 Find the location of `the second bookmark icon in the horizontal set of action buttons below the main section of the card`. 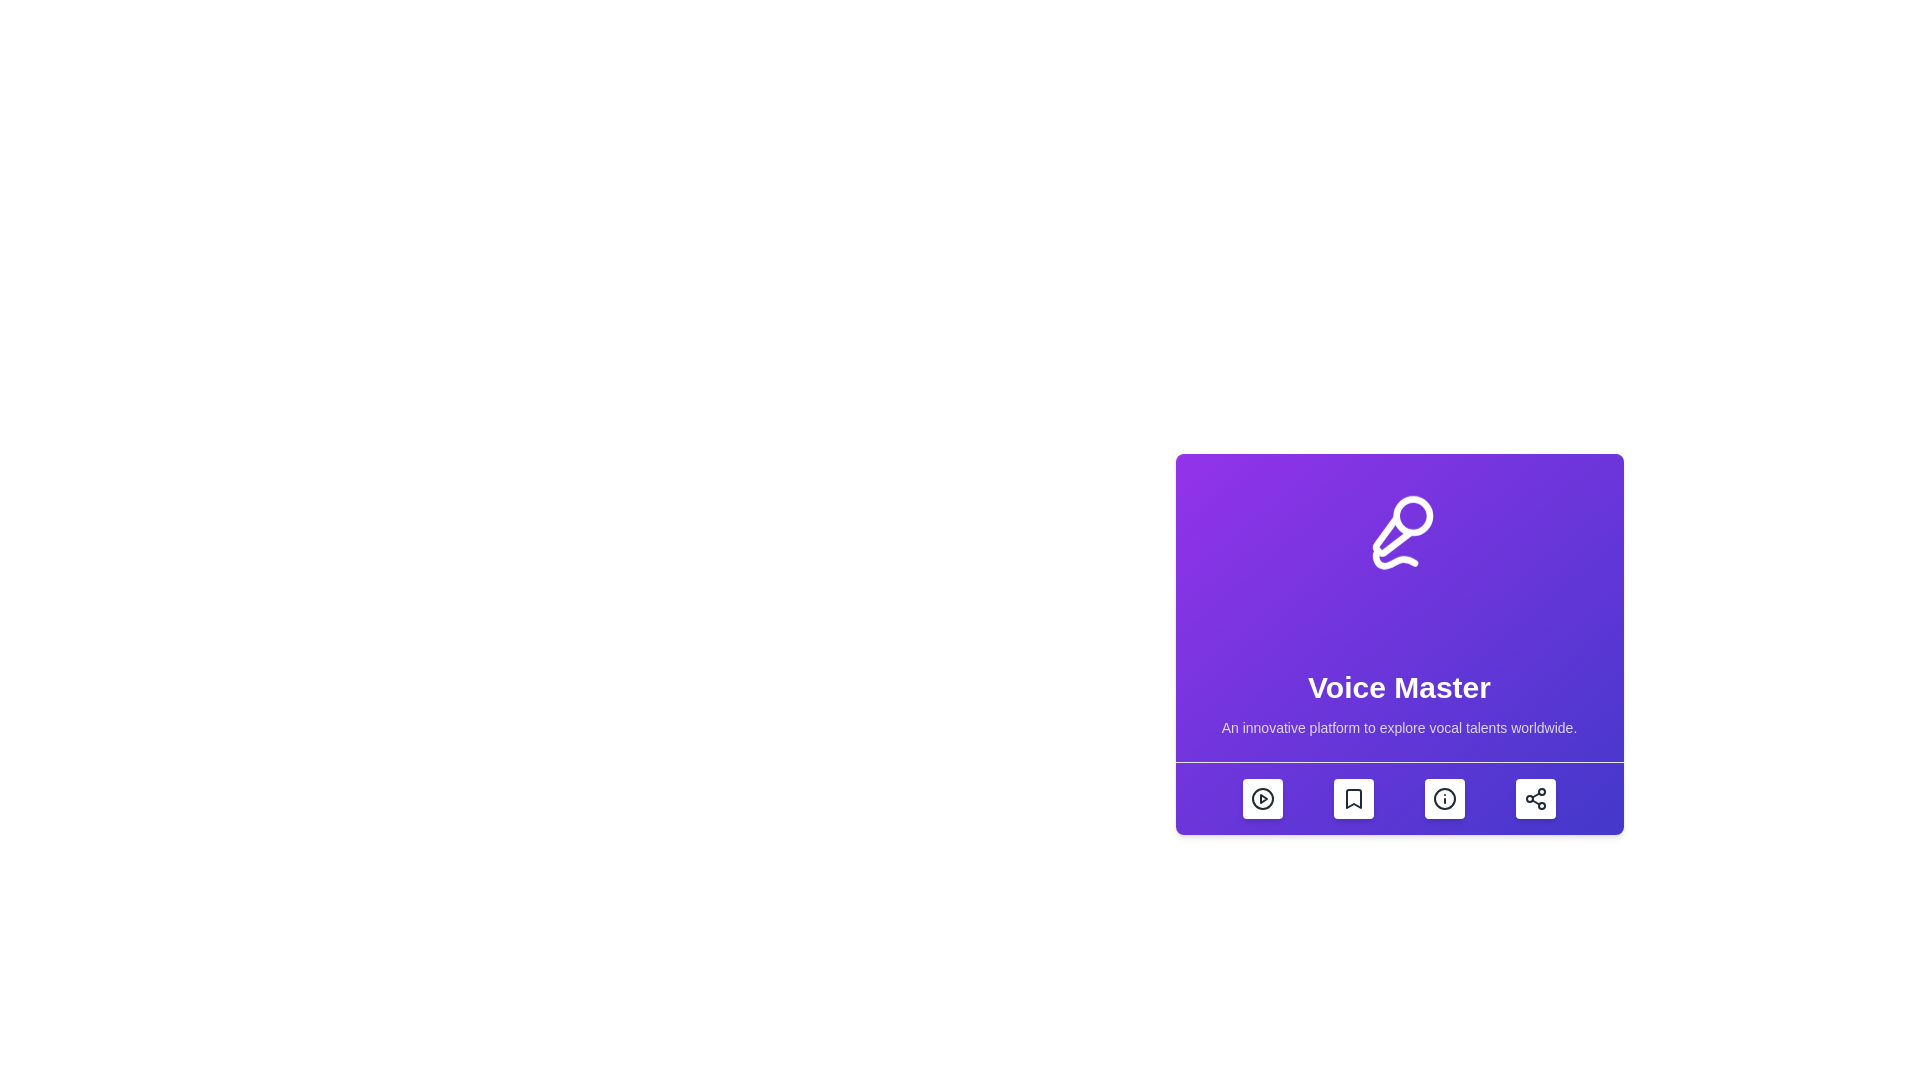

the second bookmark icon in the horizontal set of action buttons below the main section of the card is located at coordinates (1353, 797).